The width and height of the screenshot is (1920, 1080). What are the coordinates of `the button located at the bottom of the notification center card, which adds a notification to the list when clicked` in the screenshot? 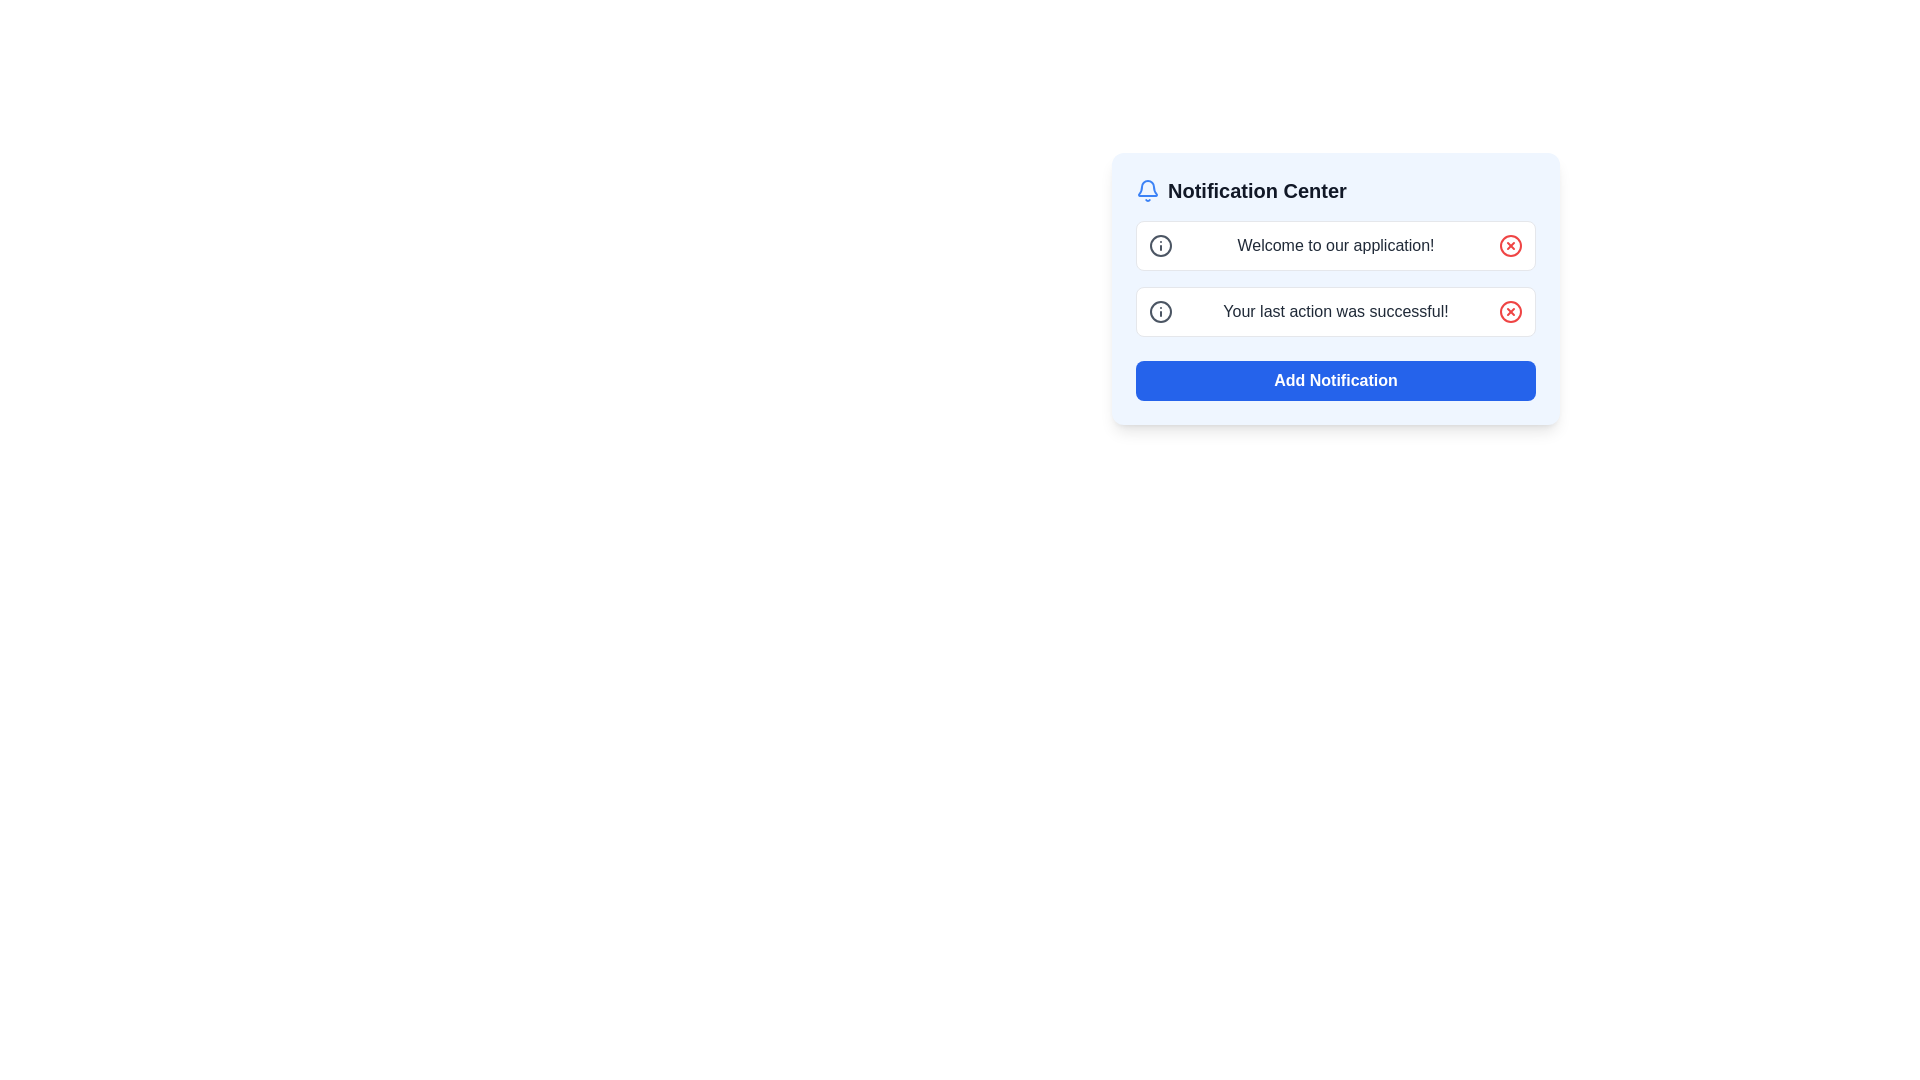 It's located at (1335, 381).